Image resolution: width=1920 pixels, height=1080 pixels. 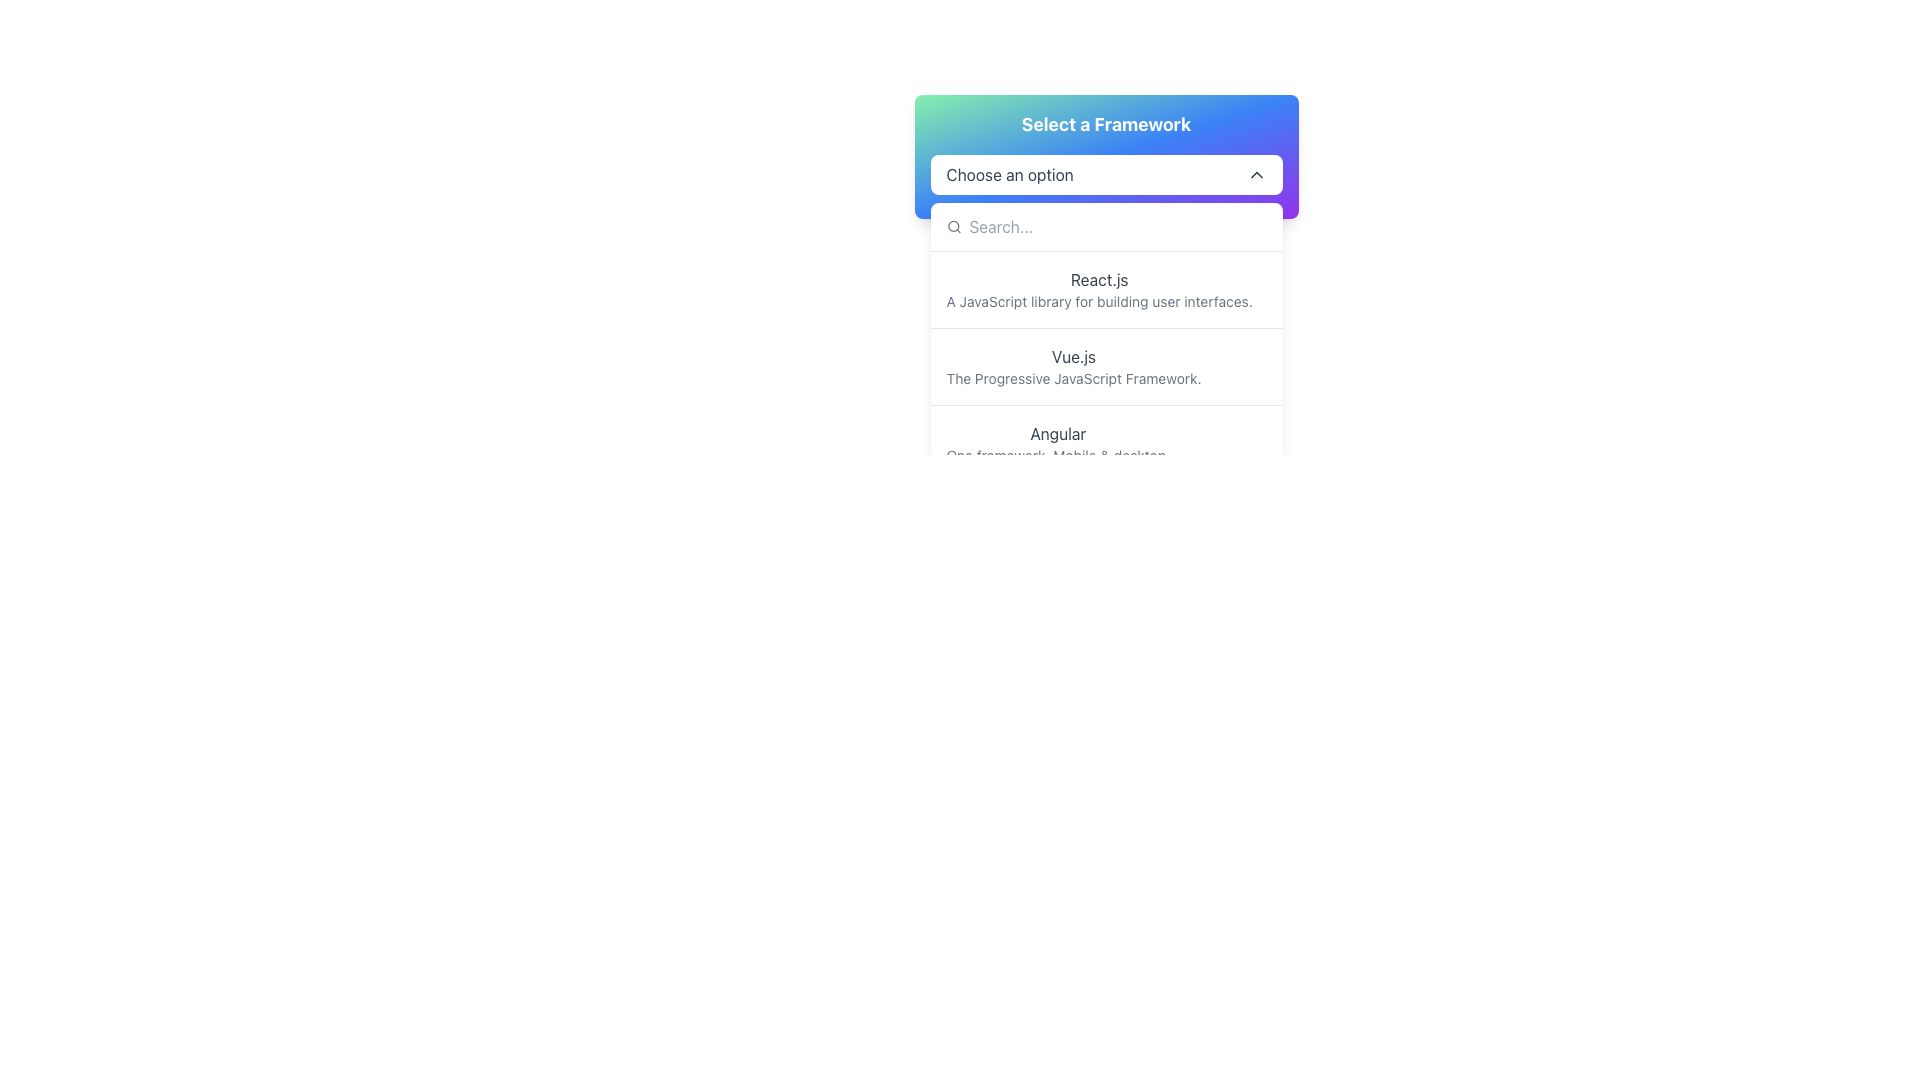 What do you see at coordinates (1098, 289) in the screenshot?
I see `the first selectable option in the dropdown menu labeled 'React.js'` at bounding box center [1098, 289].